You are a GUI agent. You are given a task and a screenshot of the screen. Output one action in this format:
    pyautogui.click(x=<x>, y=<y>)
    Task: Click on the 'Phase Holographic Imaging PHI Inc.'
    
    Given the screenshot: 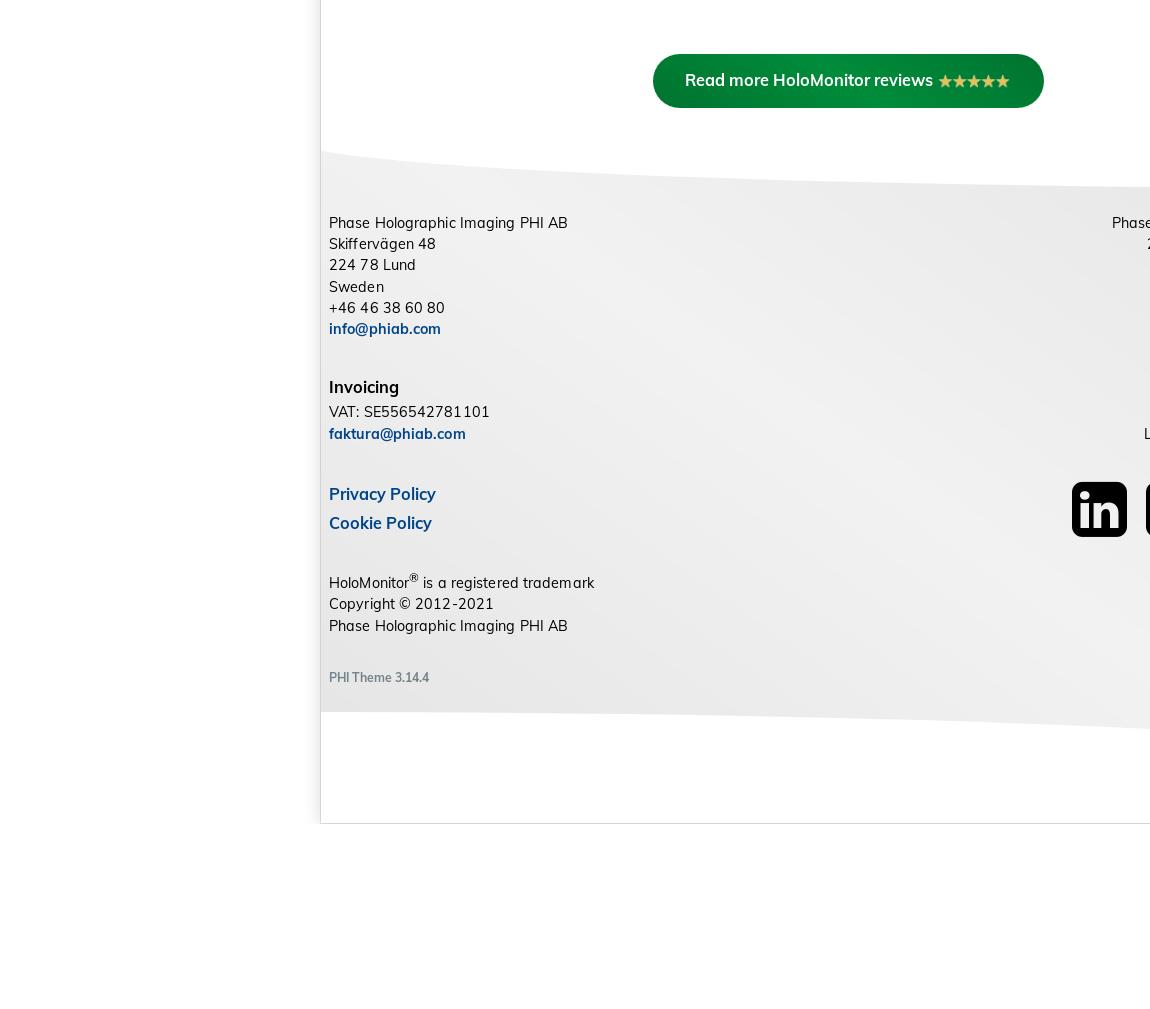 What is the action you would take?
    pyautogui.click(x=1020, y=405)
    